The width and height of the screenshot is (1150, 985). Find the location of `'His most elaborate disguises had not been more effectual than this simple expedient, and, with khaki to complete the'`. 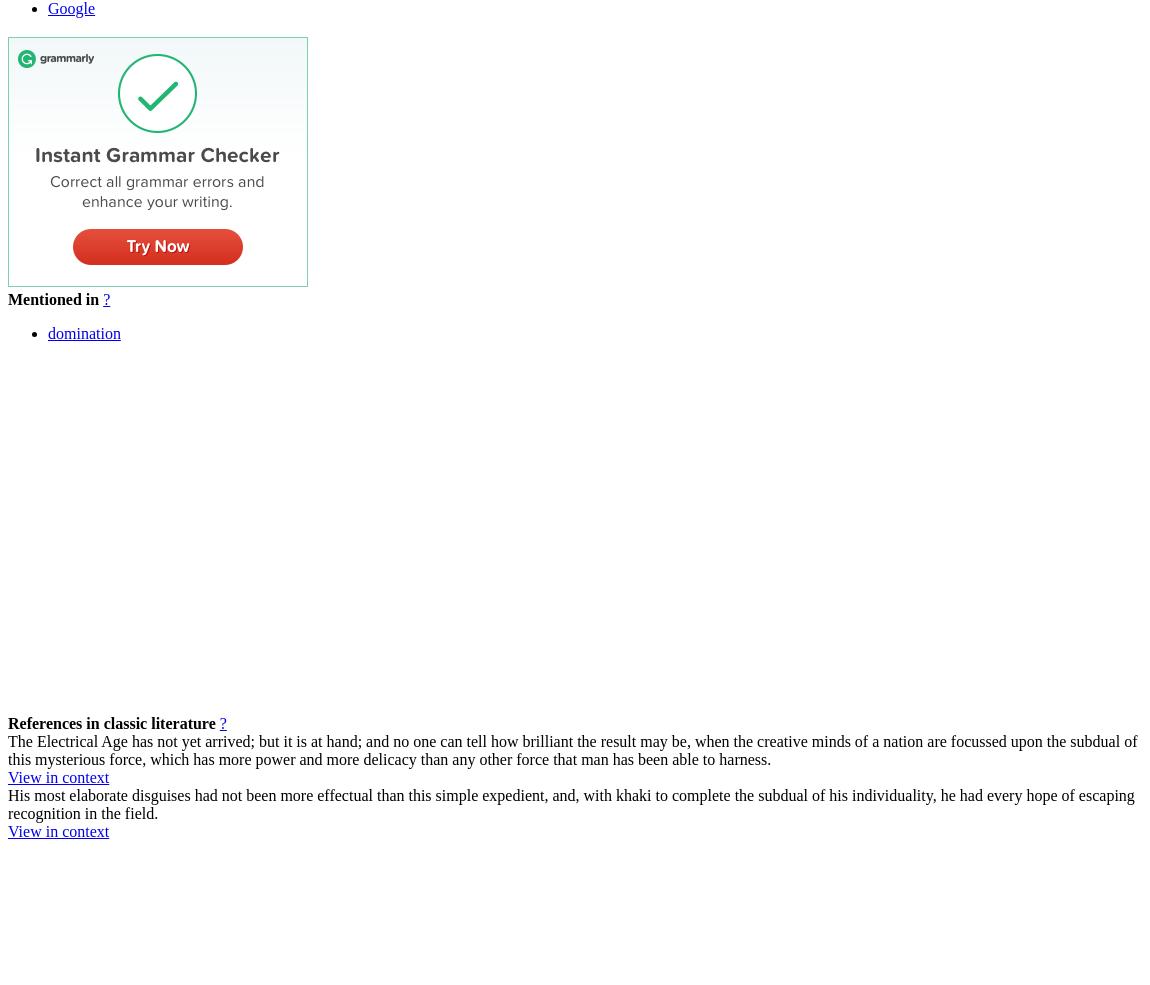

'His most elaborate disguises had not been more effectual than this simple expedient, and, with khaki to complete the' is located at coordinates (382, 793).